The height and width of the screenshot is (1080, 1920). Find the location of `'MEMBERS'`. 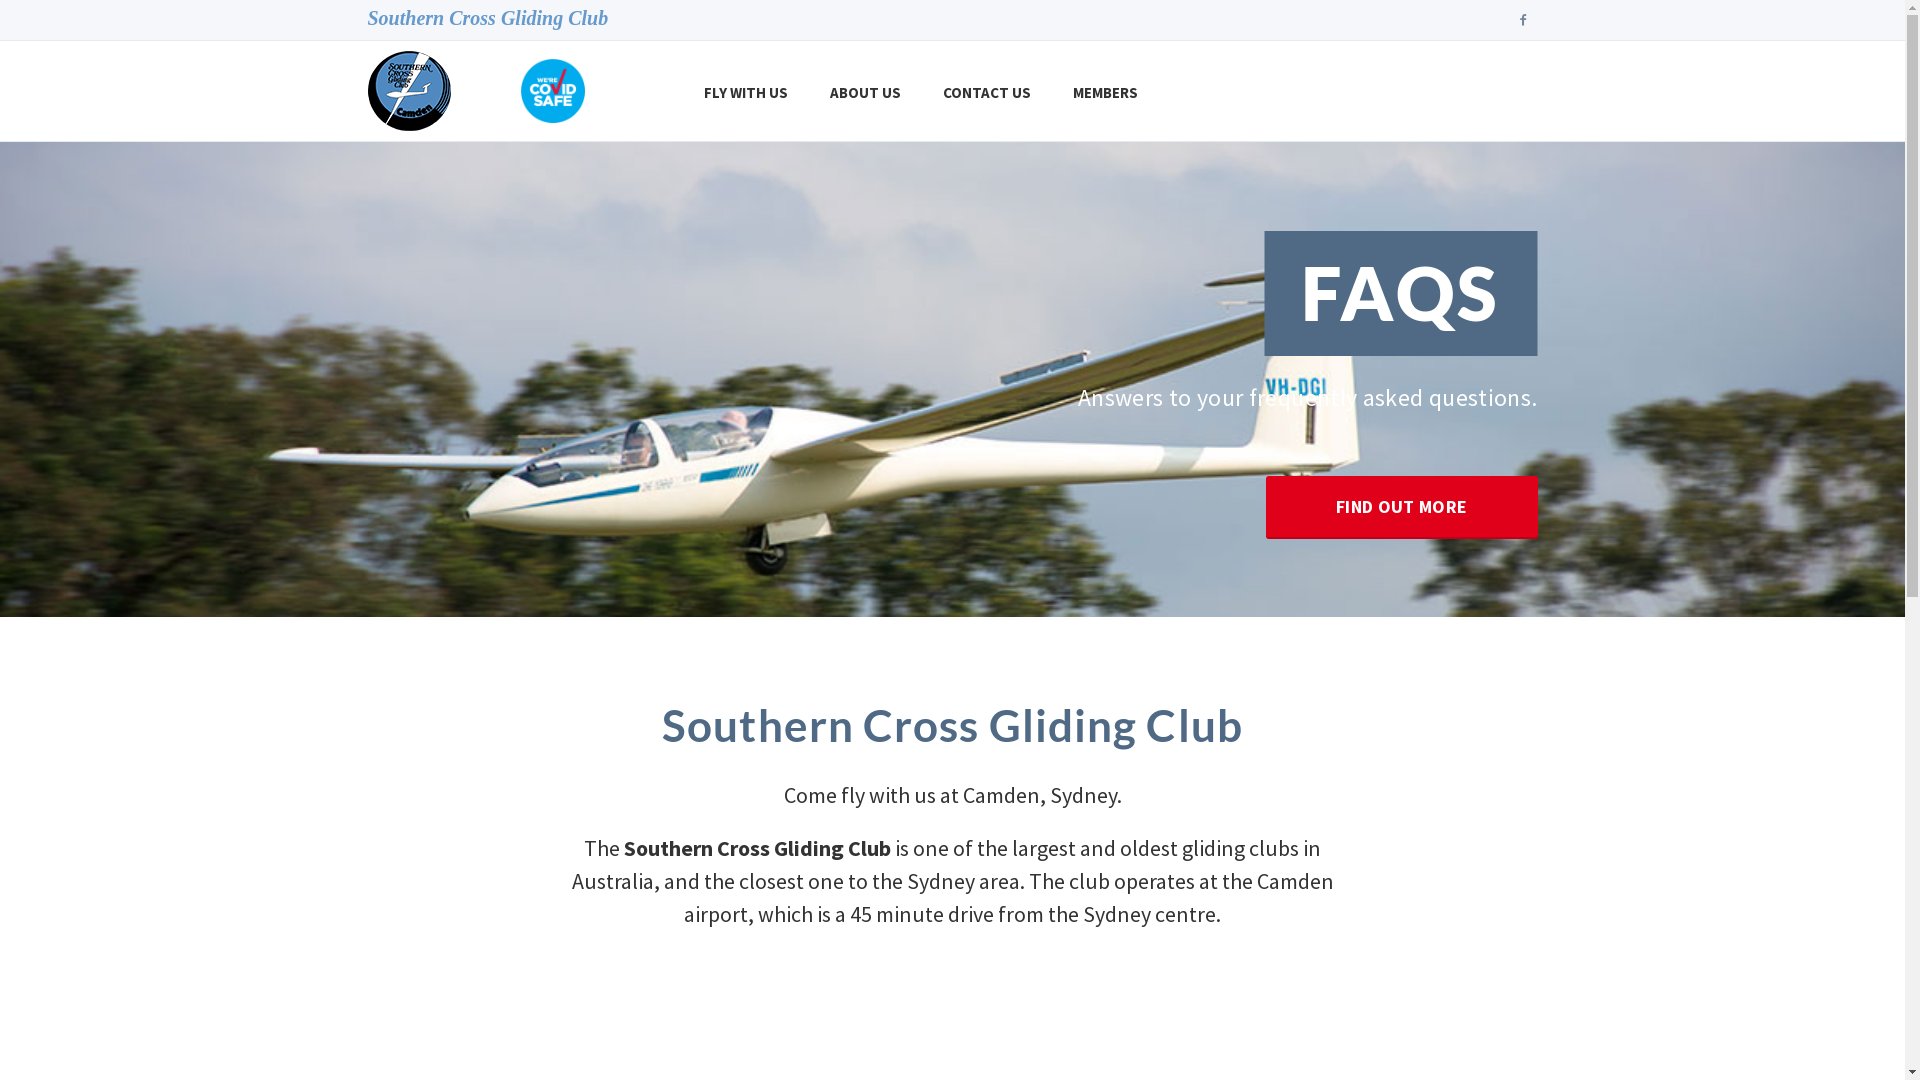

'MEMBERS' is located at coordinates (1050, 91).